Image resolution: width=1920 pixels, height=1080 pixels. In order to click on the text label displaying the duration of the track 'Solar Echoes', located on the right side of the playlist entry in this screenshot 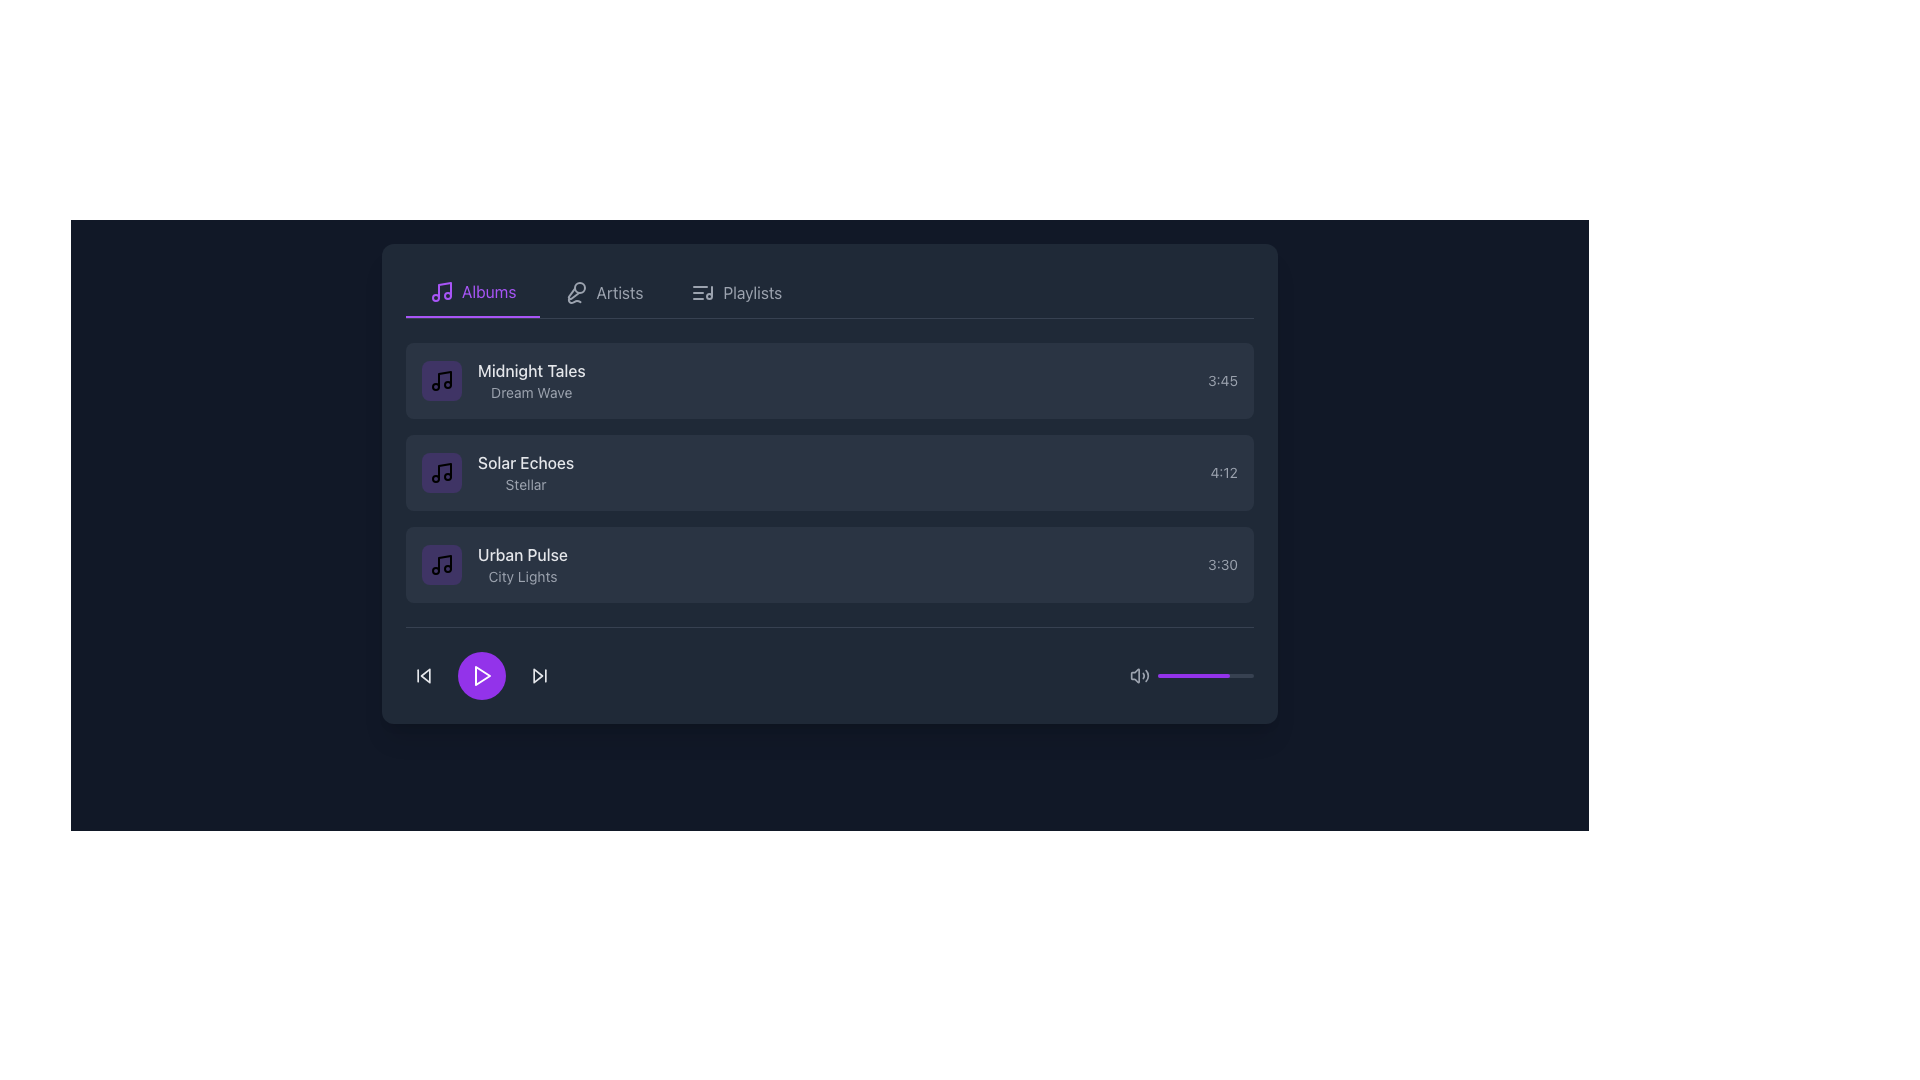, I will do `click(1223, 473)`.